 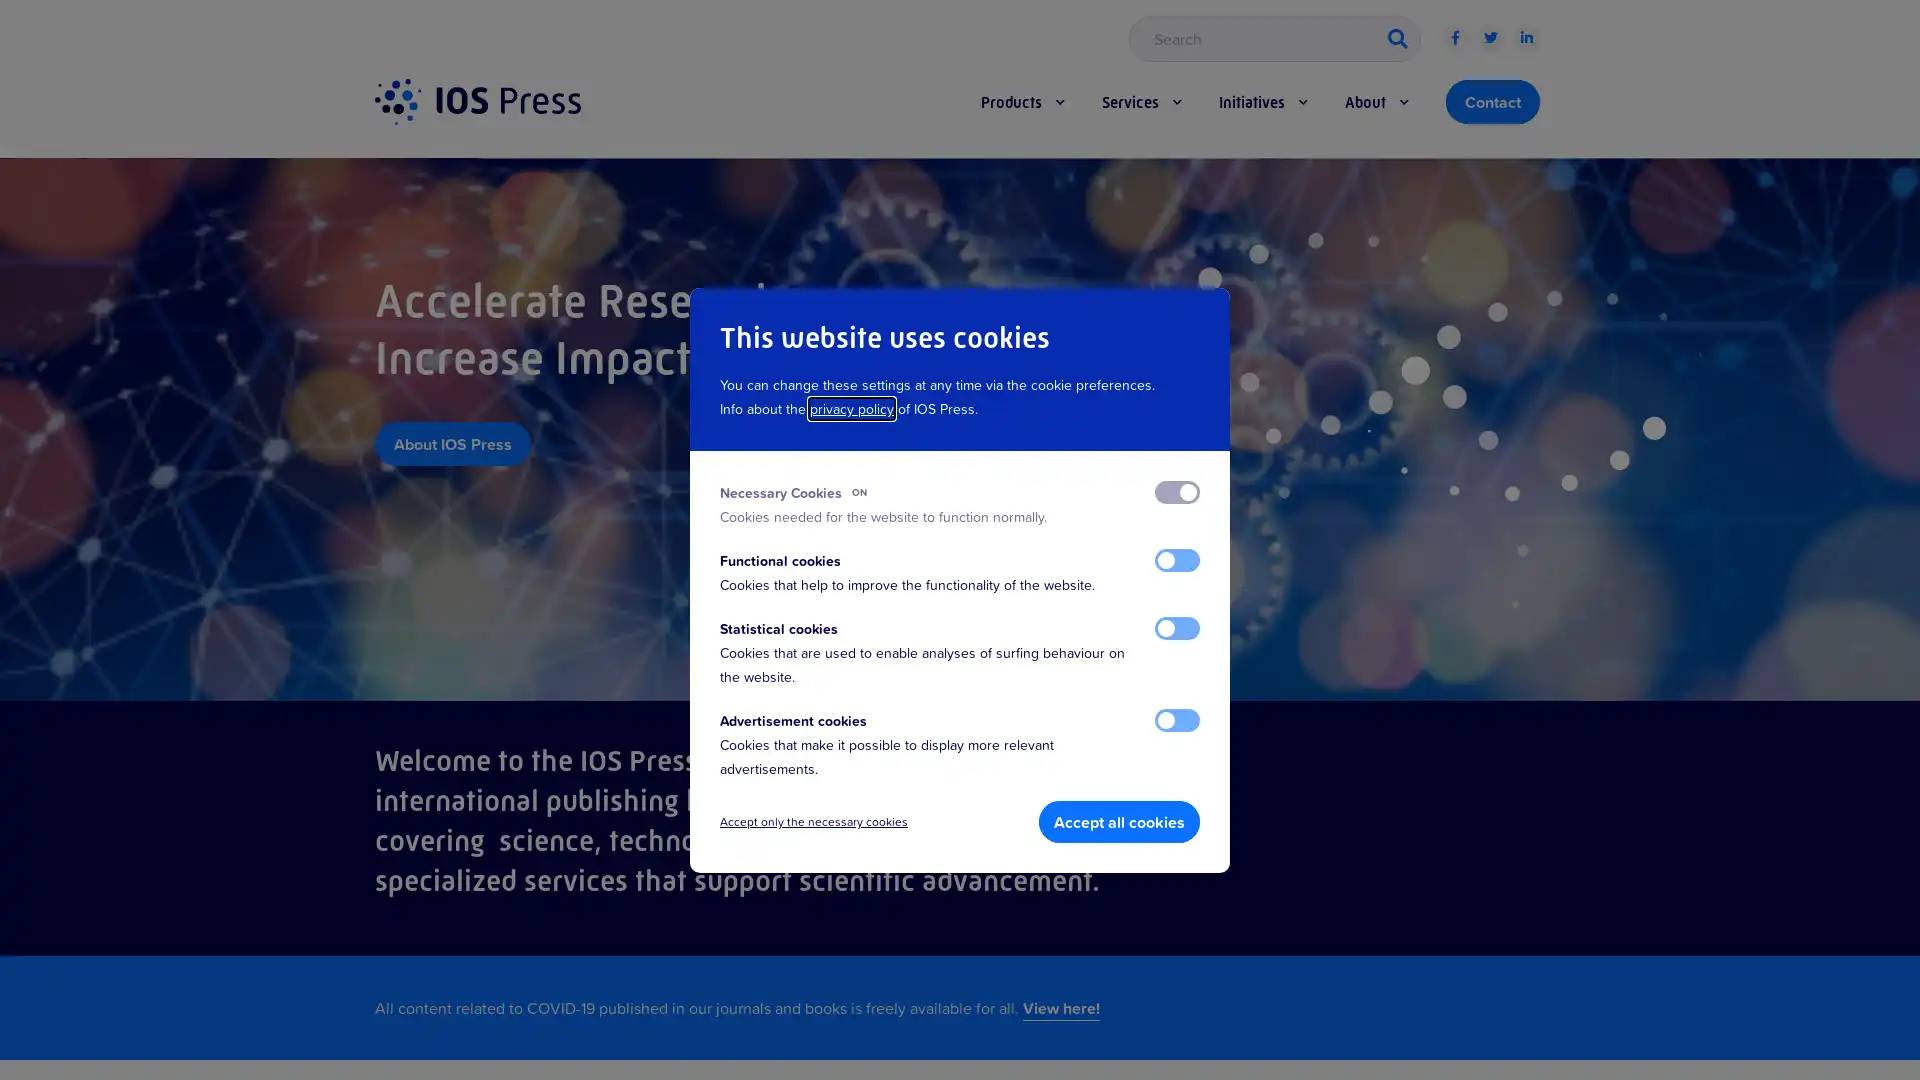 I want to click on button, so click(x=1396, y=38).